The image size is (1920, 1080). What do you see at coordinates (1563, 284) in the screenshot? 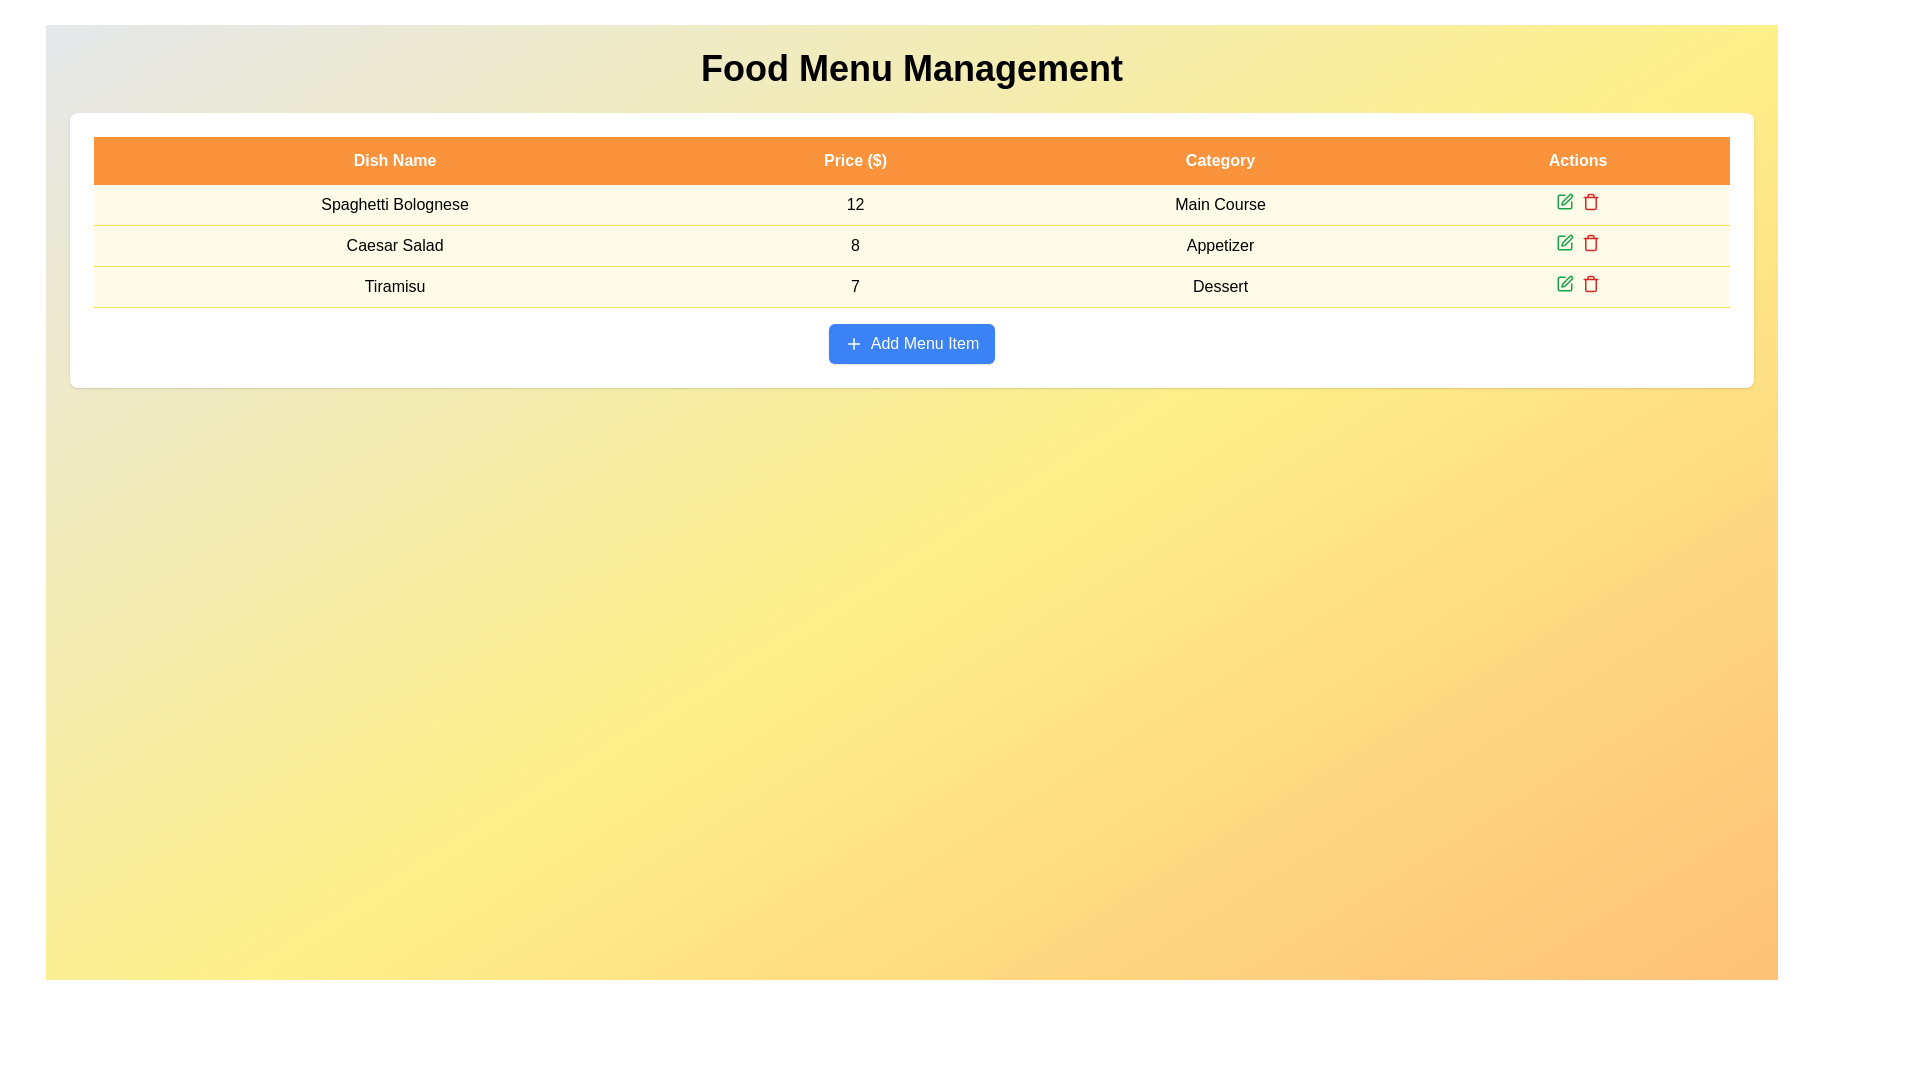
I see `the icon button resembling a square with a pen overlay in the 'Actions' column for the 'Tiramisu' menu item` at bounding box center [1563, 284].